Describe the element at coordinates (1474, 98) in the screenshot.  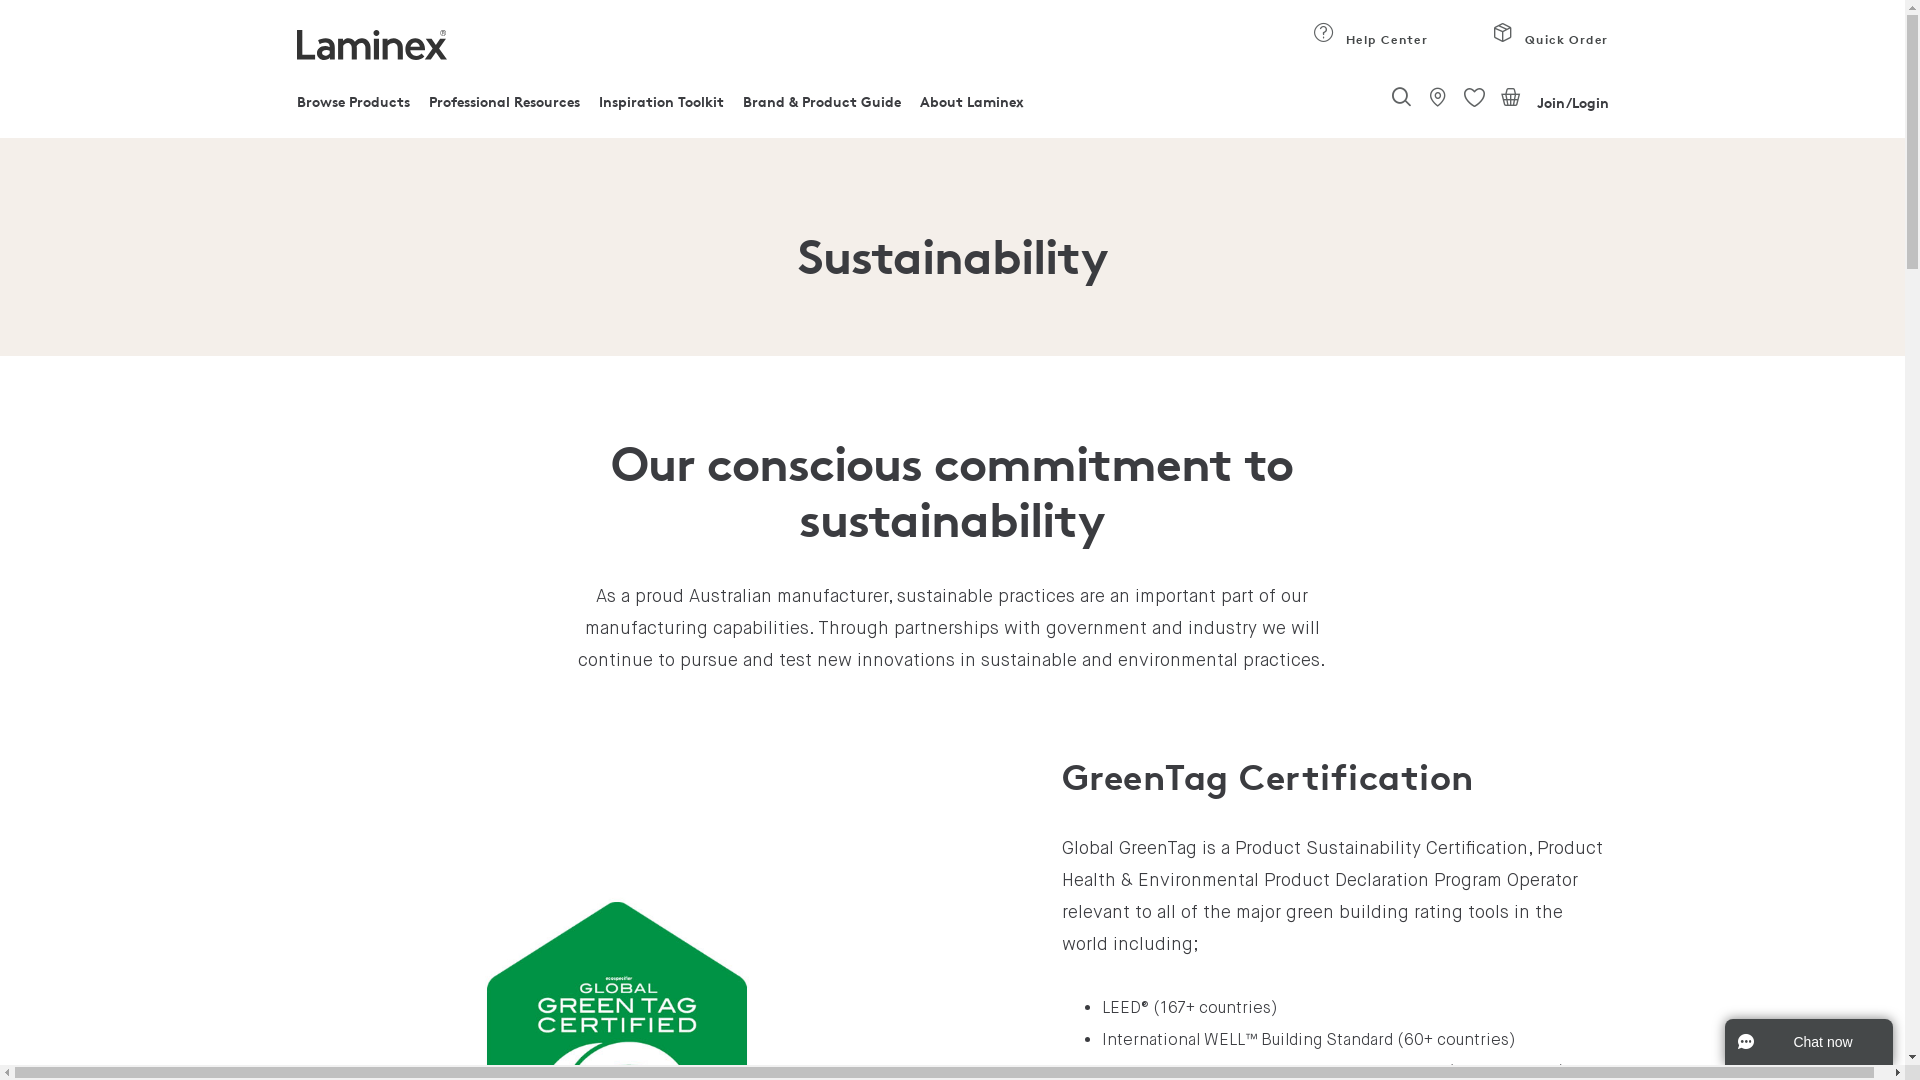
I see `'View Favourites'` at that location.